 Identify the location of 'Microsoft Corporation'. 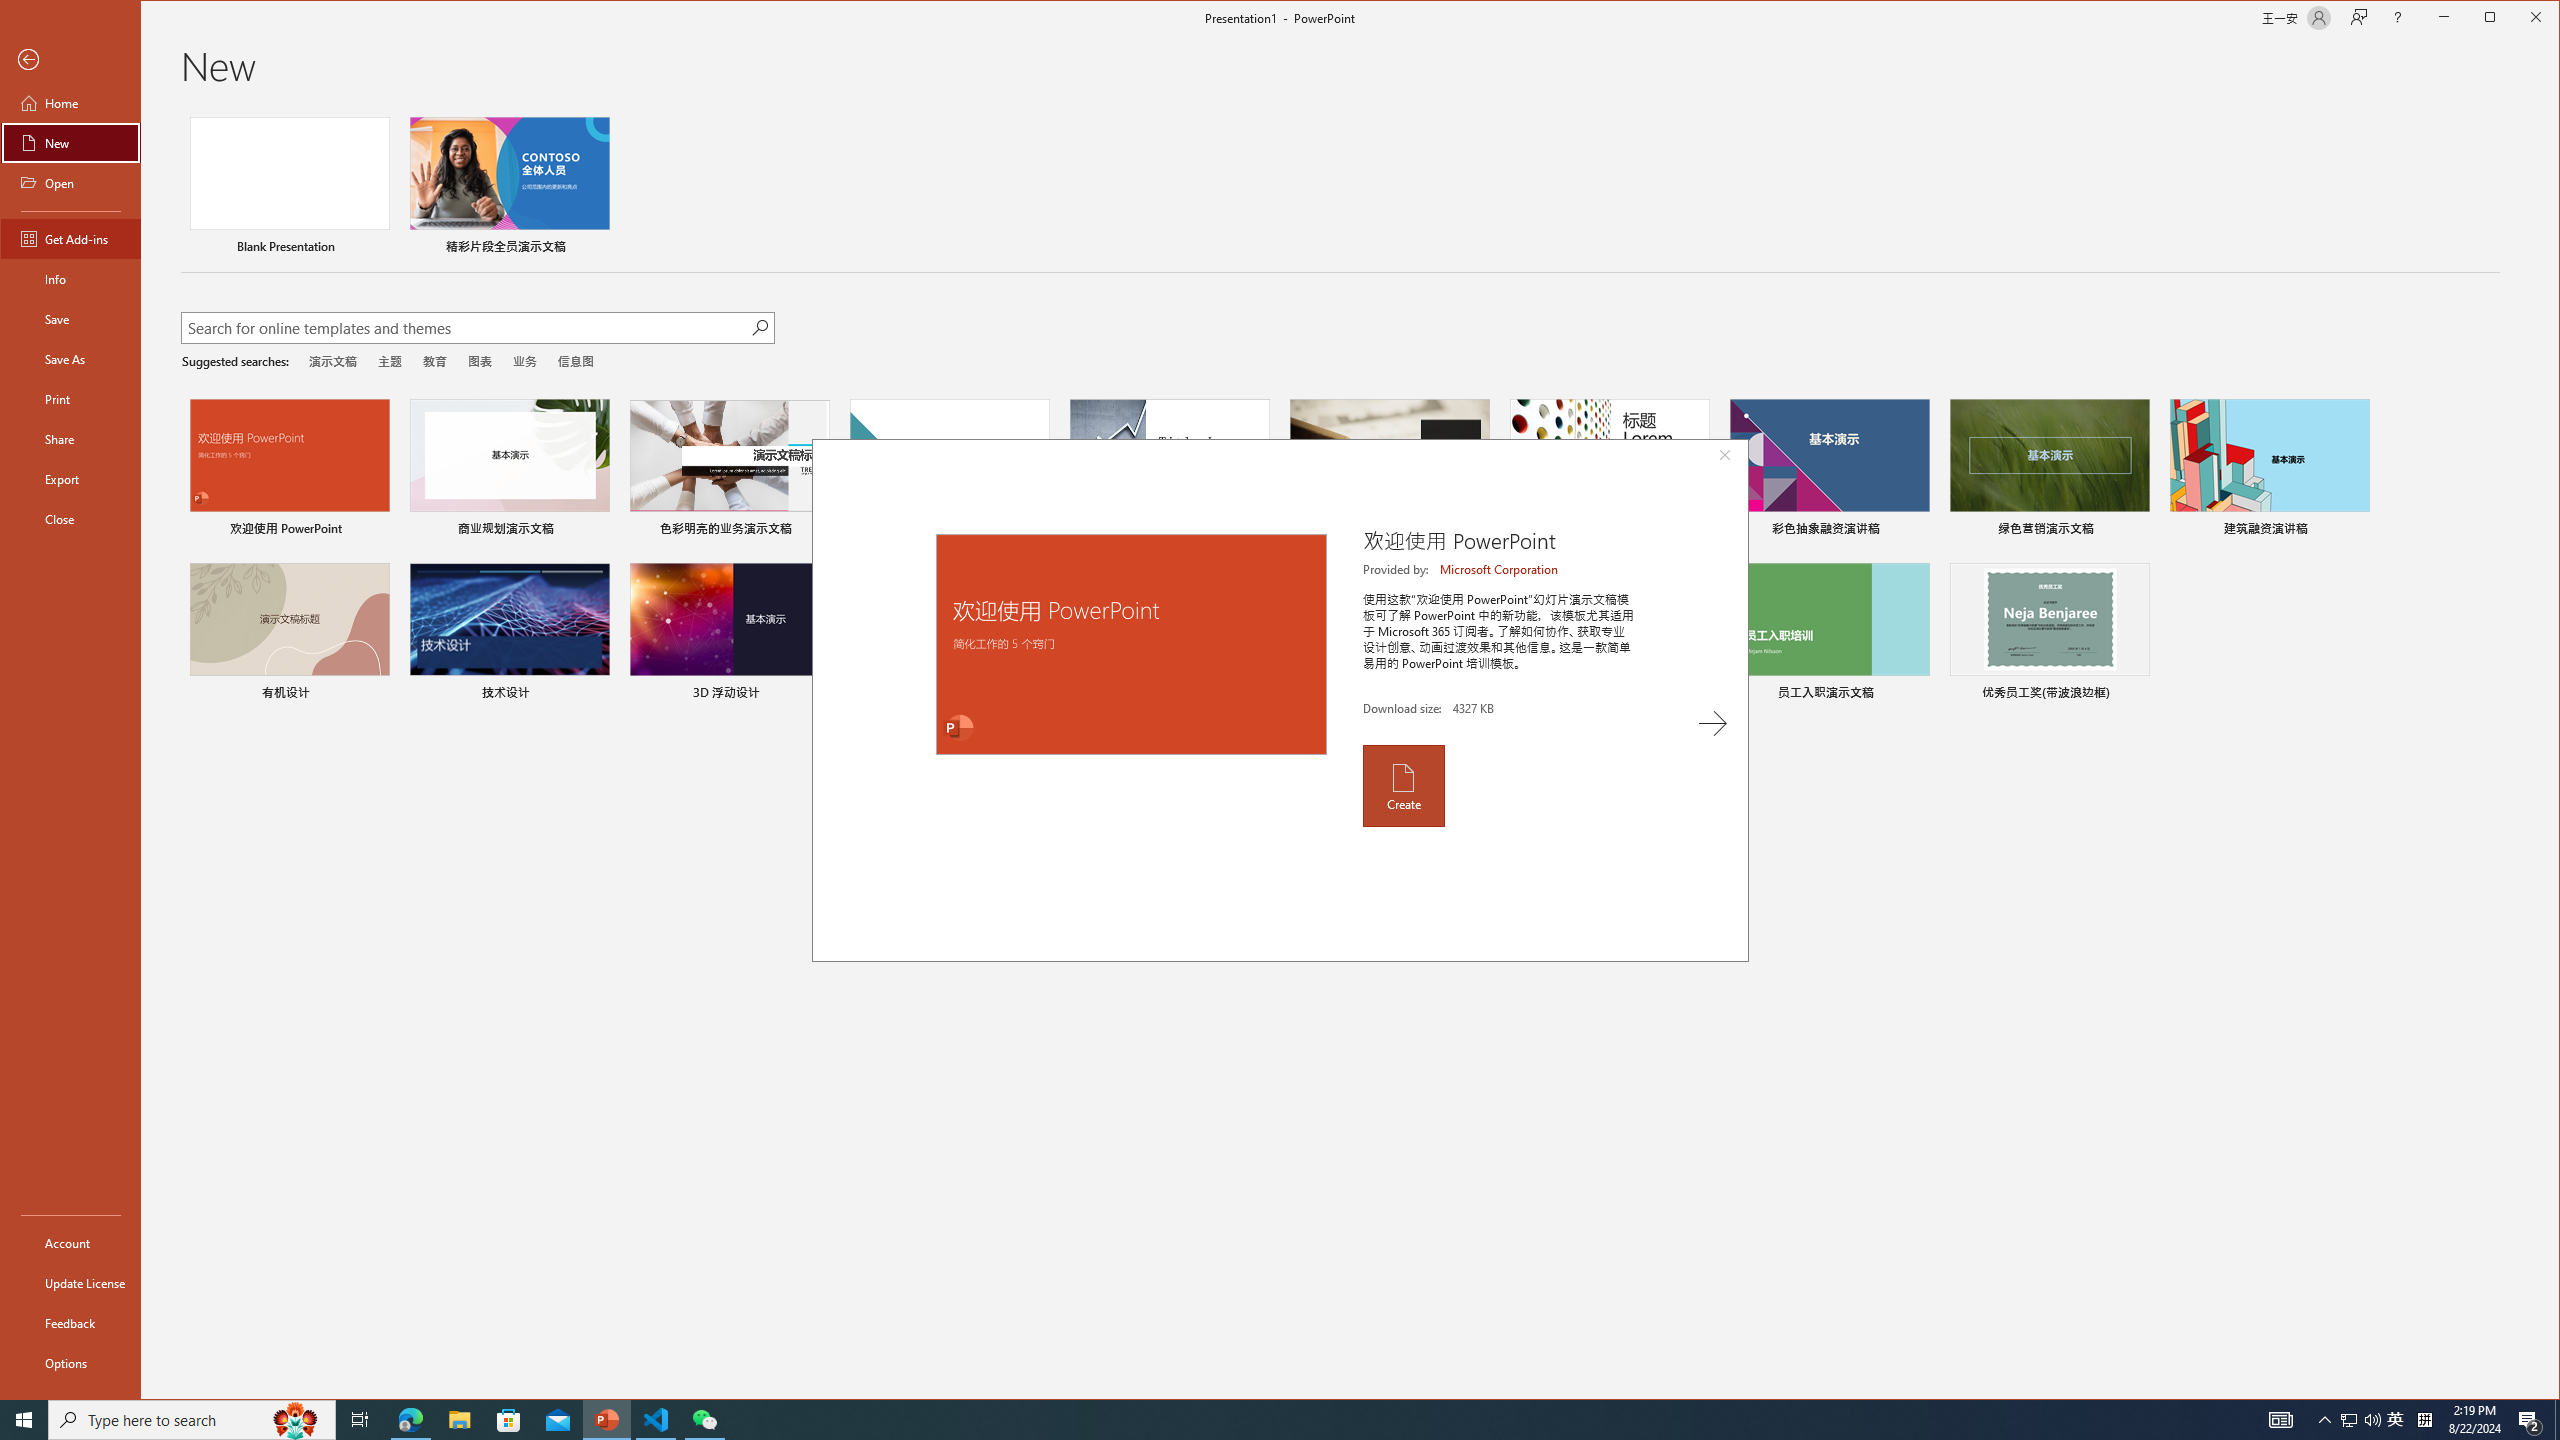
(1500, 568).